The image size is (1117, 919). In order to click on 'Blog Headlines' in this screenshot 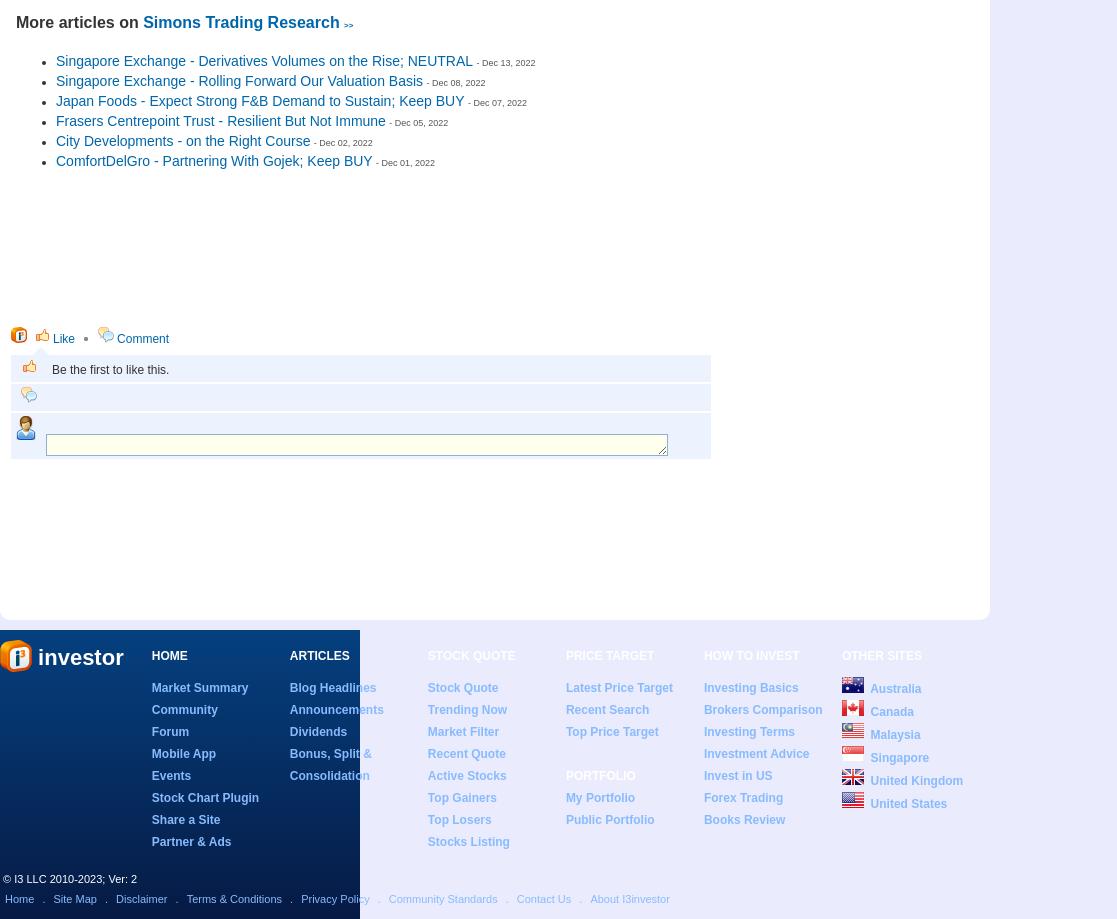, I will do `click(331, 686)`.